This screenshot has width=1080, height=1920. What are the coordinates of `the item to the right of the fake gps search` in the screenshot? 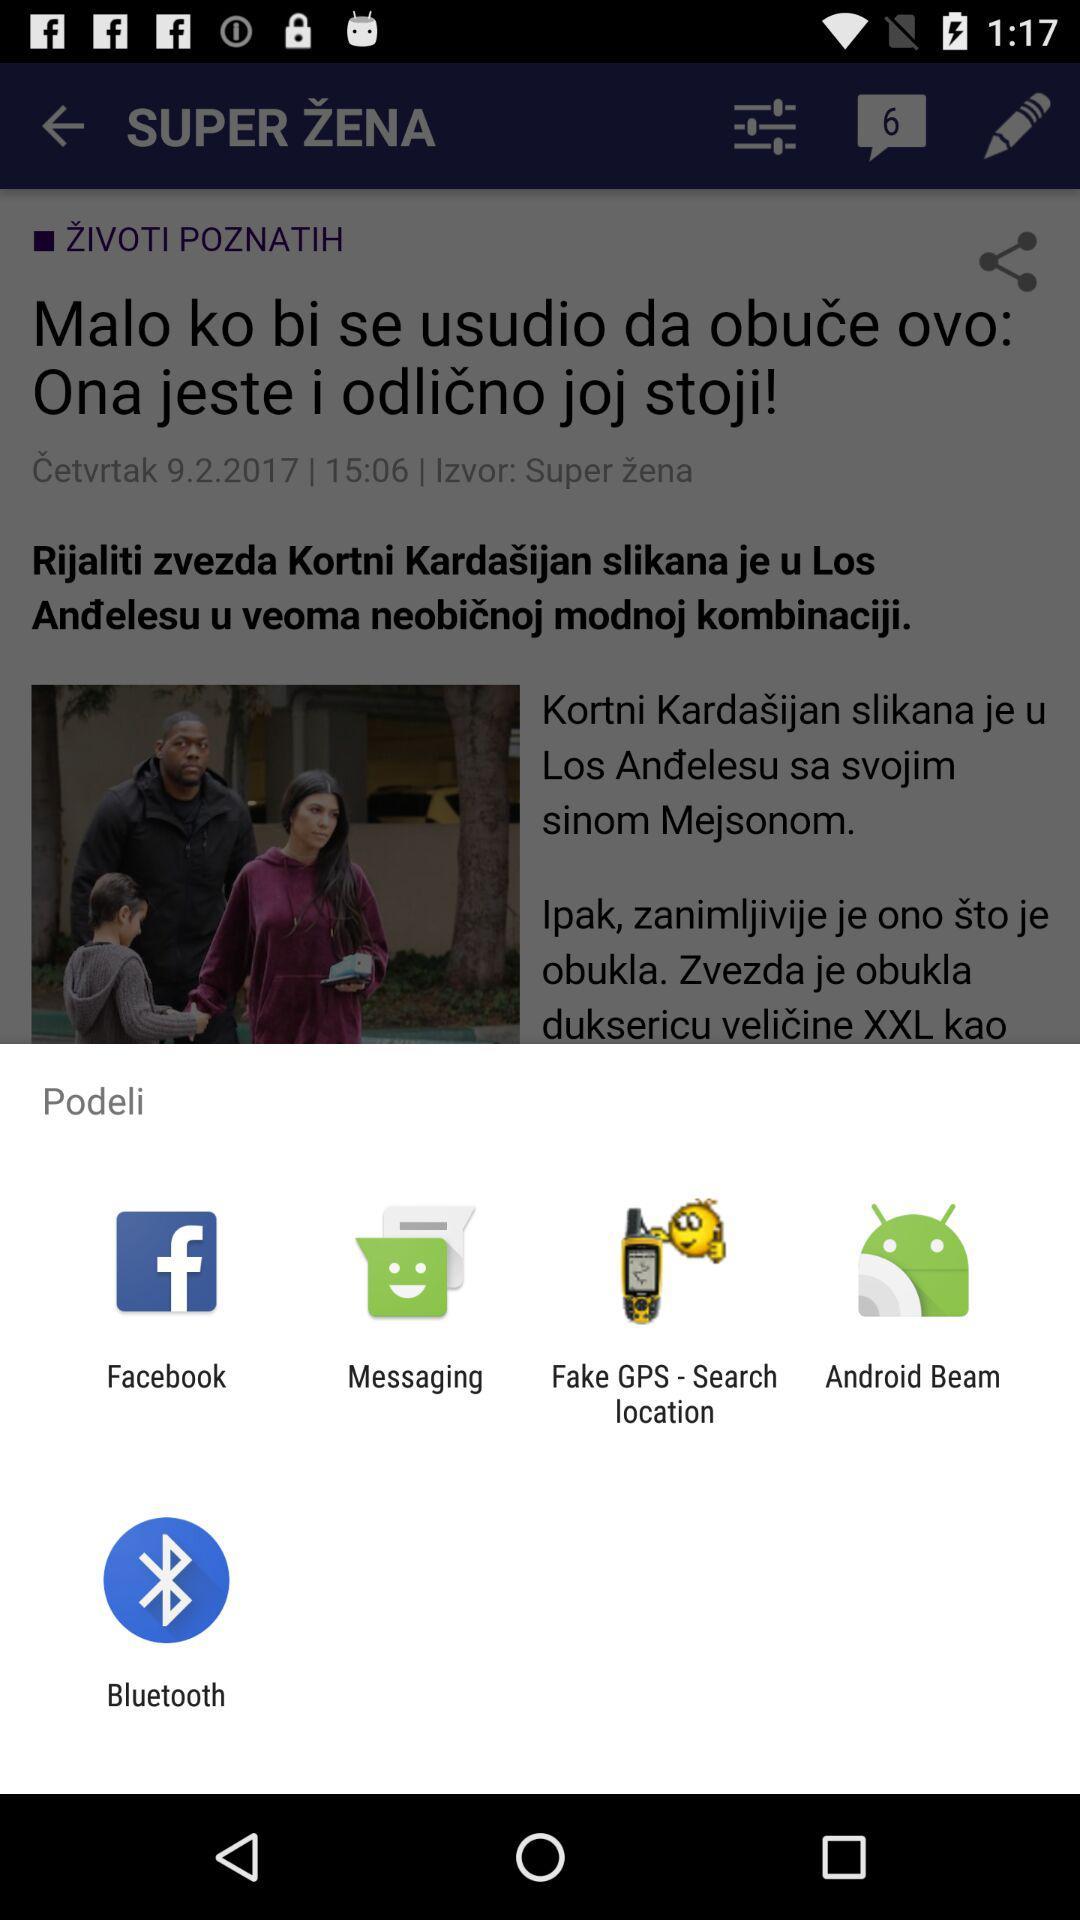 It's located at (913, 1392).